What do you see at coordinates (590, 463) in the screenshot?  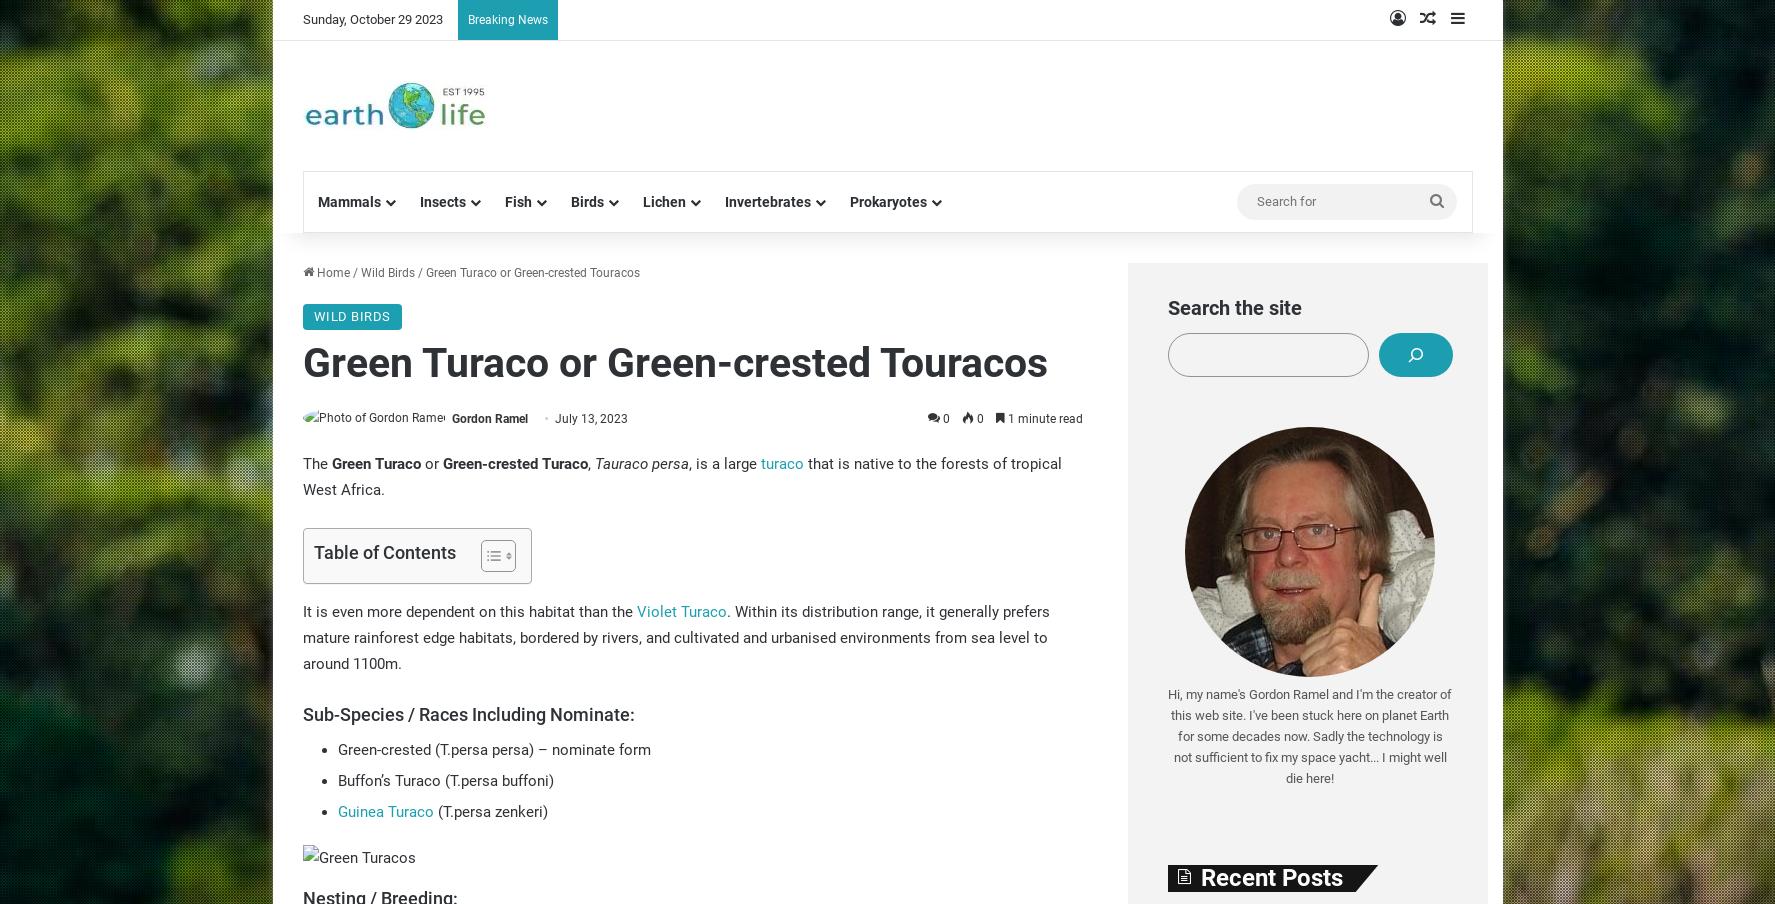 I see `','` at bounding box center [590, 463].